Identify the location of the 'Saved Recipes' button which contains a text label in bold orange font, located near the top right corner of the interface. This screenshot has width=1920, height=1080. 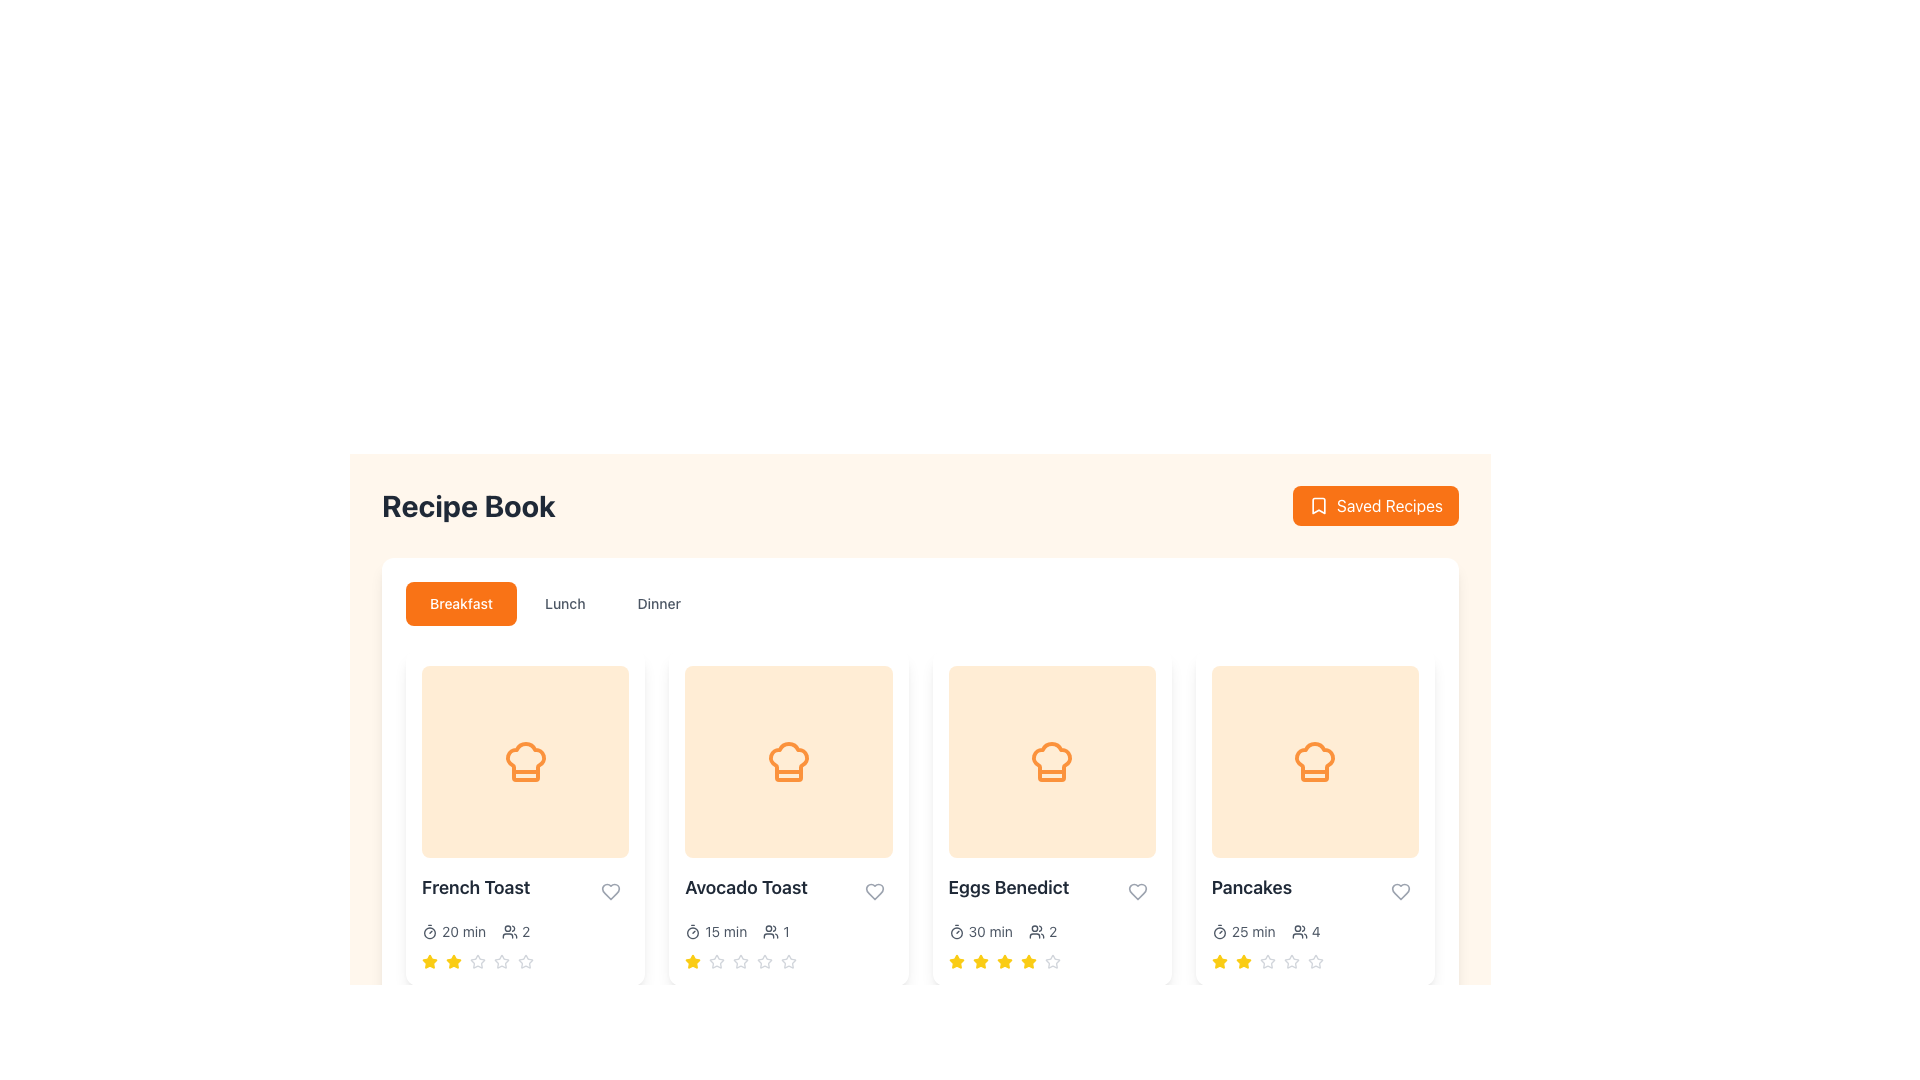
(1388, 504).